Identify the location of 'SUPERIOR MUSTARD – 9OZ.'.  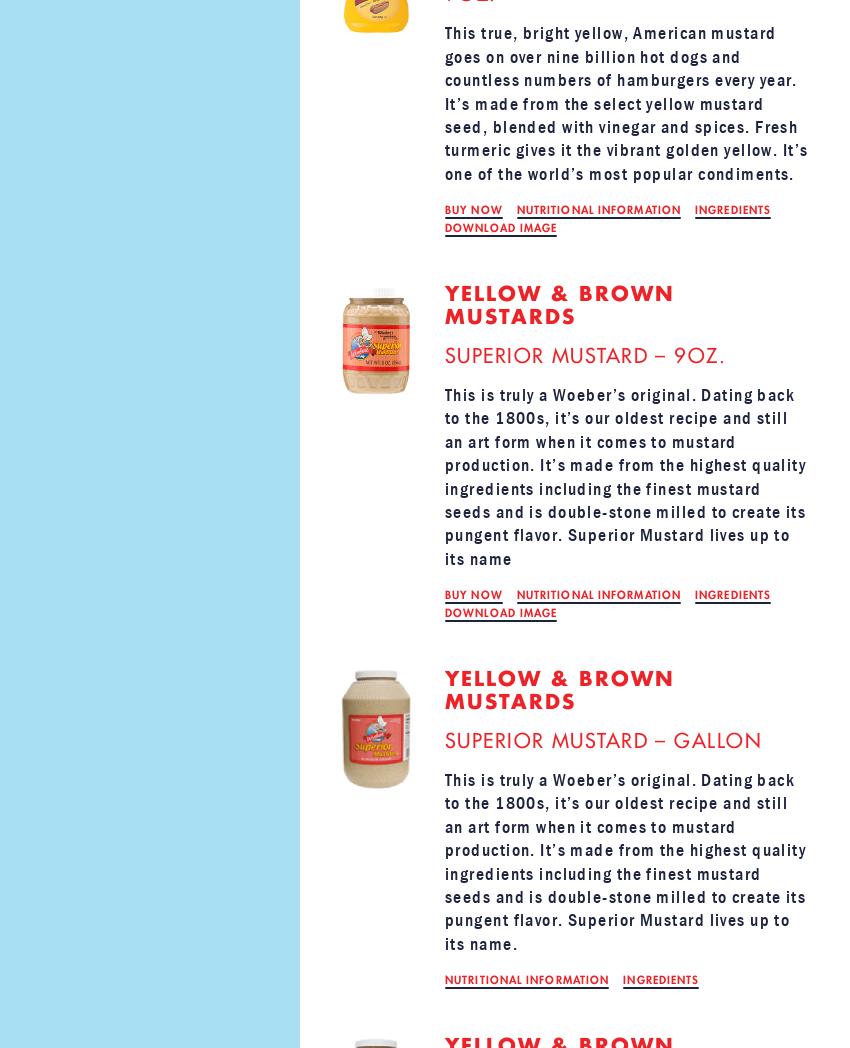
(585, 353).